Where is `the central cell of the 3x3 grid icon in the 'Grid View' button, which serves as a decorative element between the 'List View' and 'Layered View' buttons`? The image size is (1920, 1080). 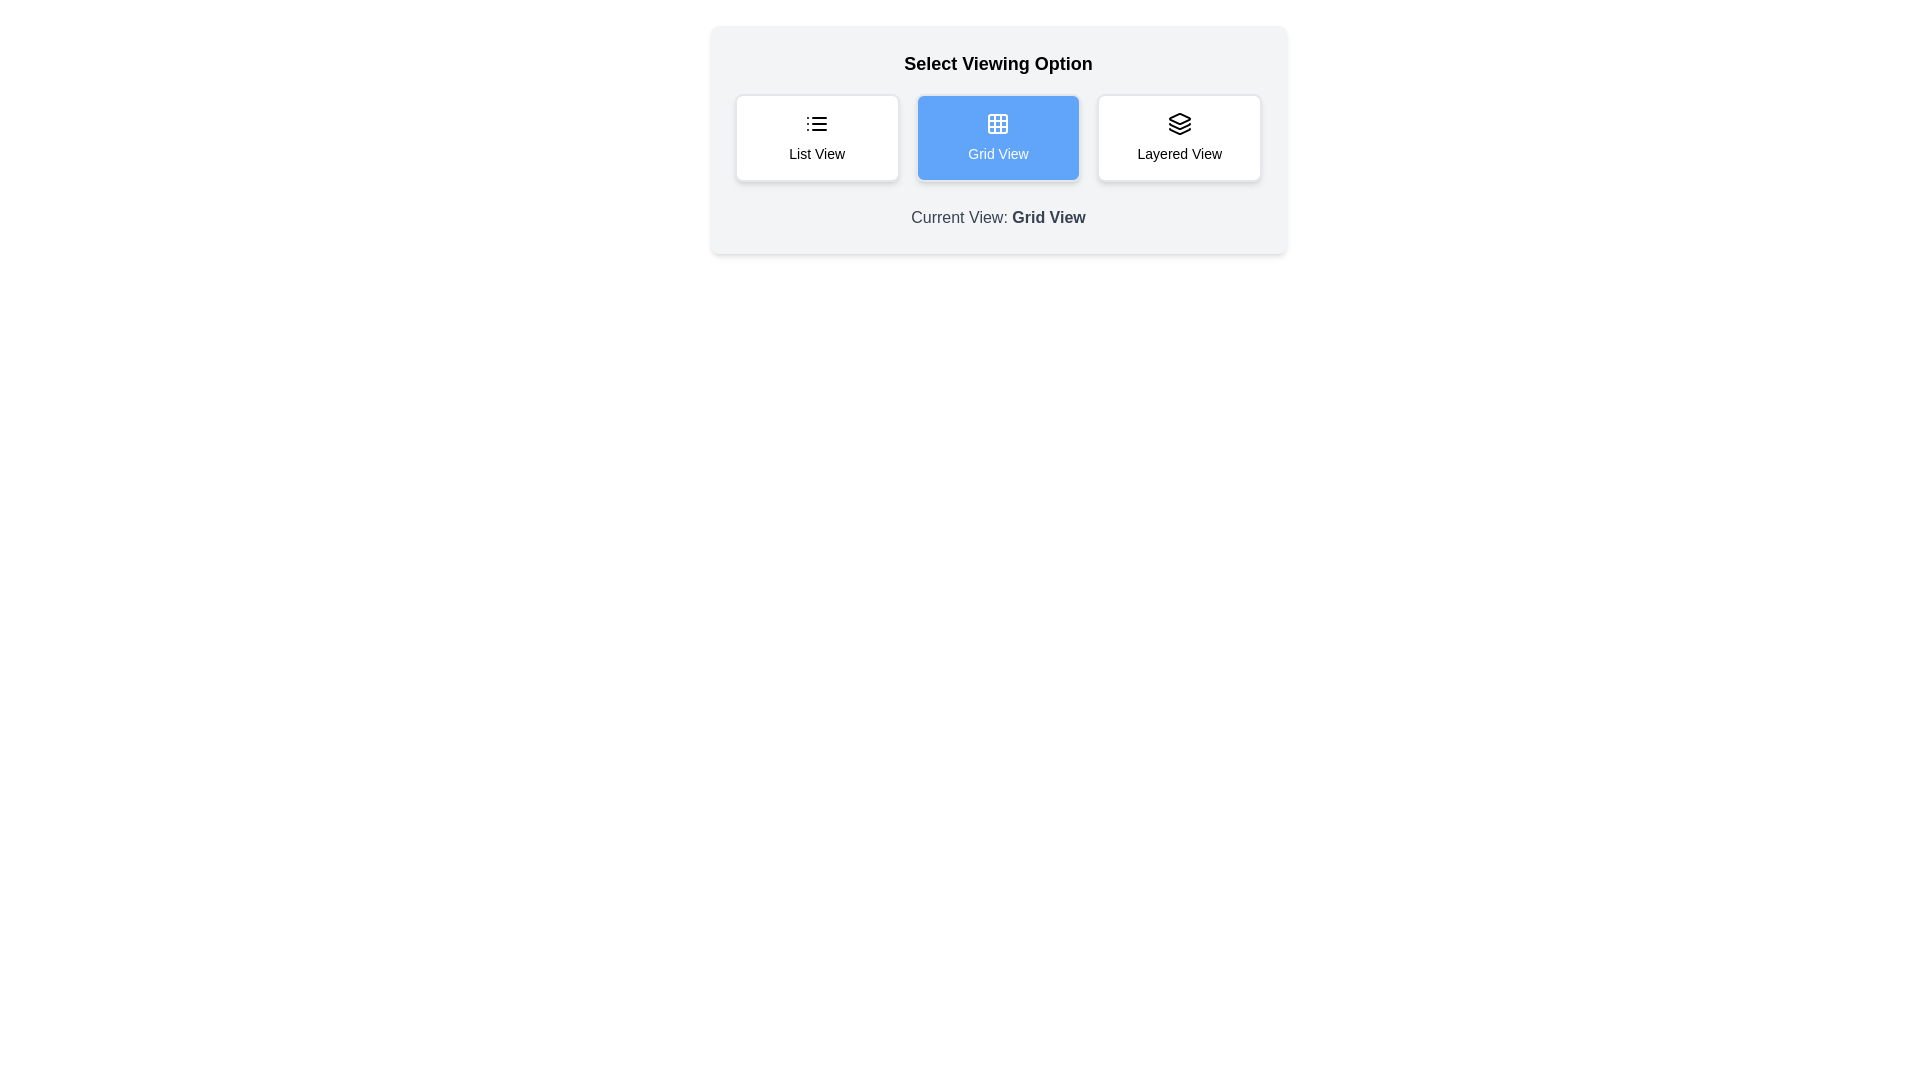
the central cell of the 3x3 grid icon in the 'Grid View' button, which serves as a decorative element between the 'List View' and 'Layered View' buttons is located at coordinates (998, 123).